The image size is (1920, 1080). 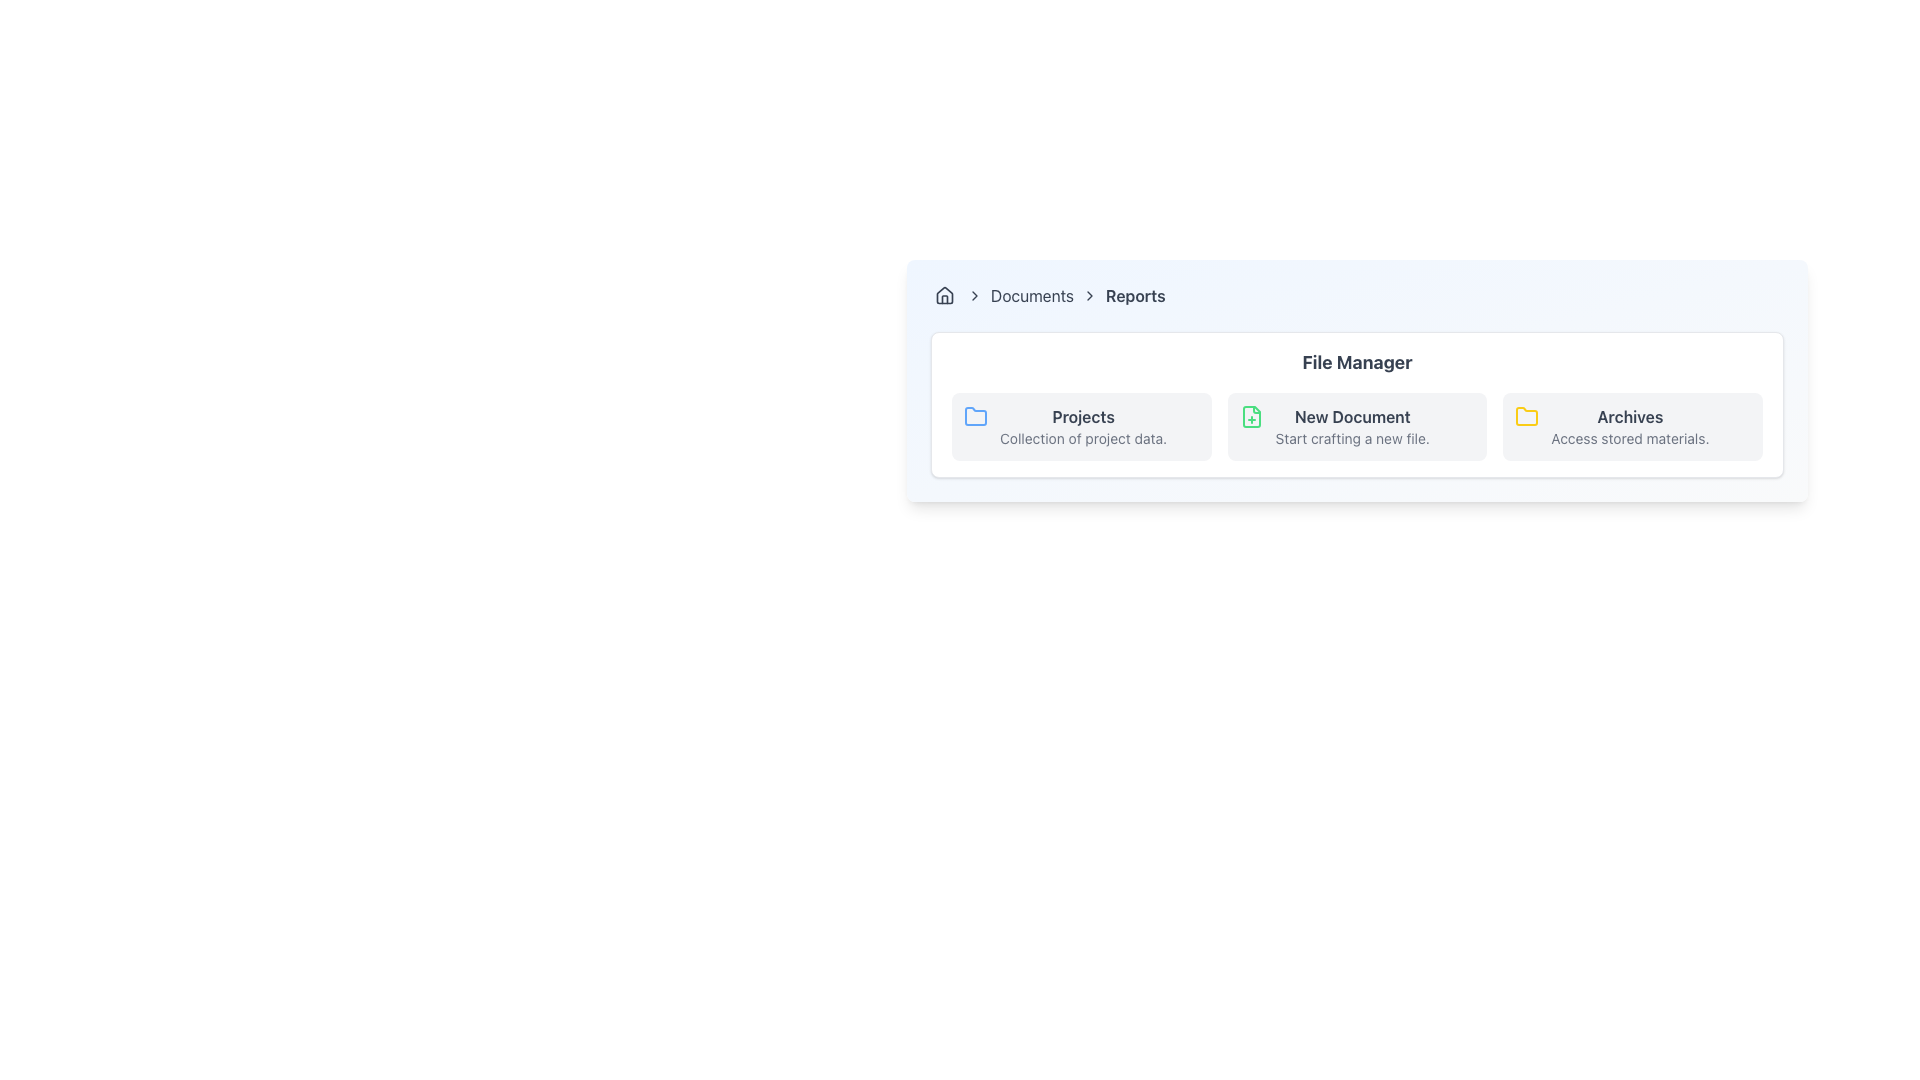 What do you see at coordinates (975, 415) in the screenshot?
I see `the icon that visually indicates the category related to projects, located to the left of the labels 'Projects' and 'Collection of project data.'` at bounding box center [975, 415].